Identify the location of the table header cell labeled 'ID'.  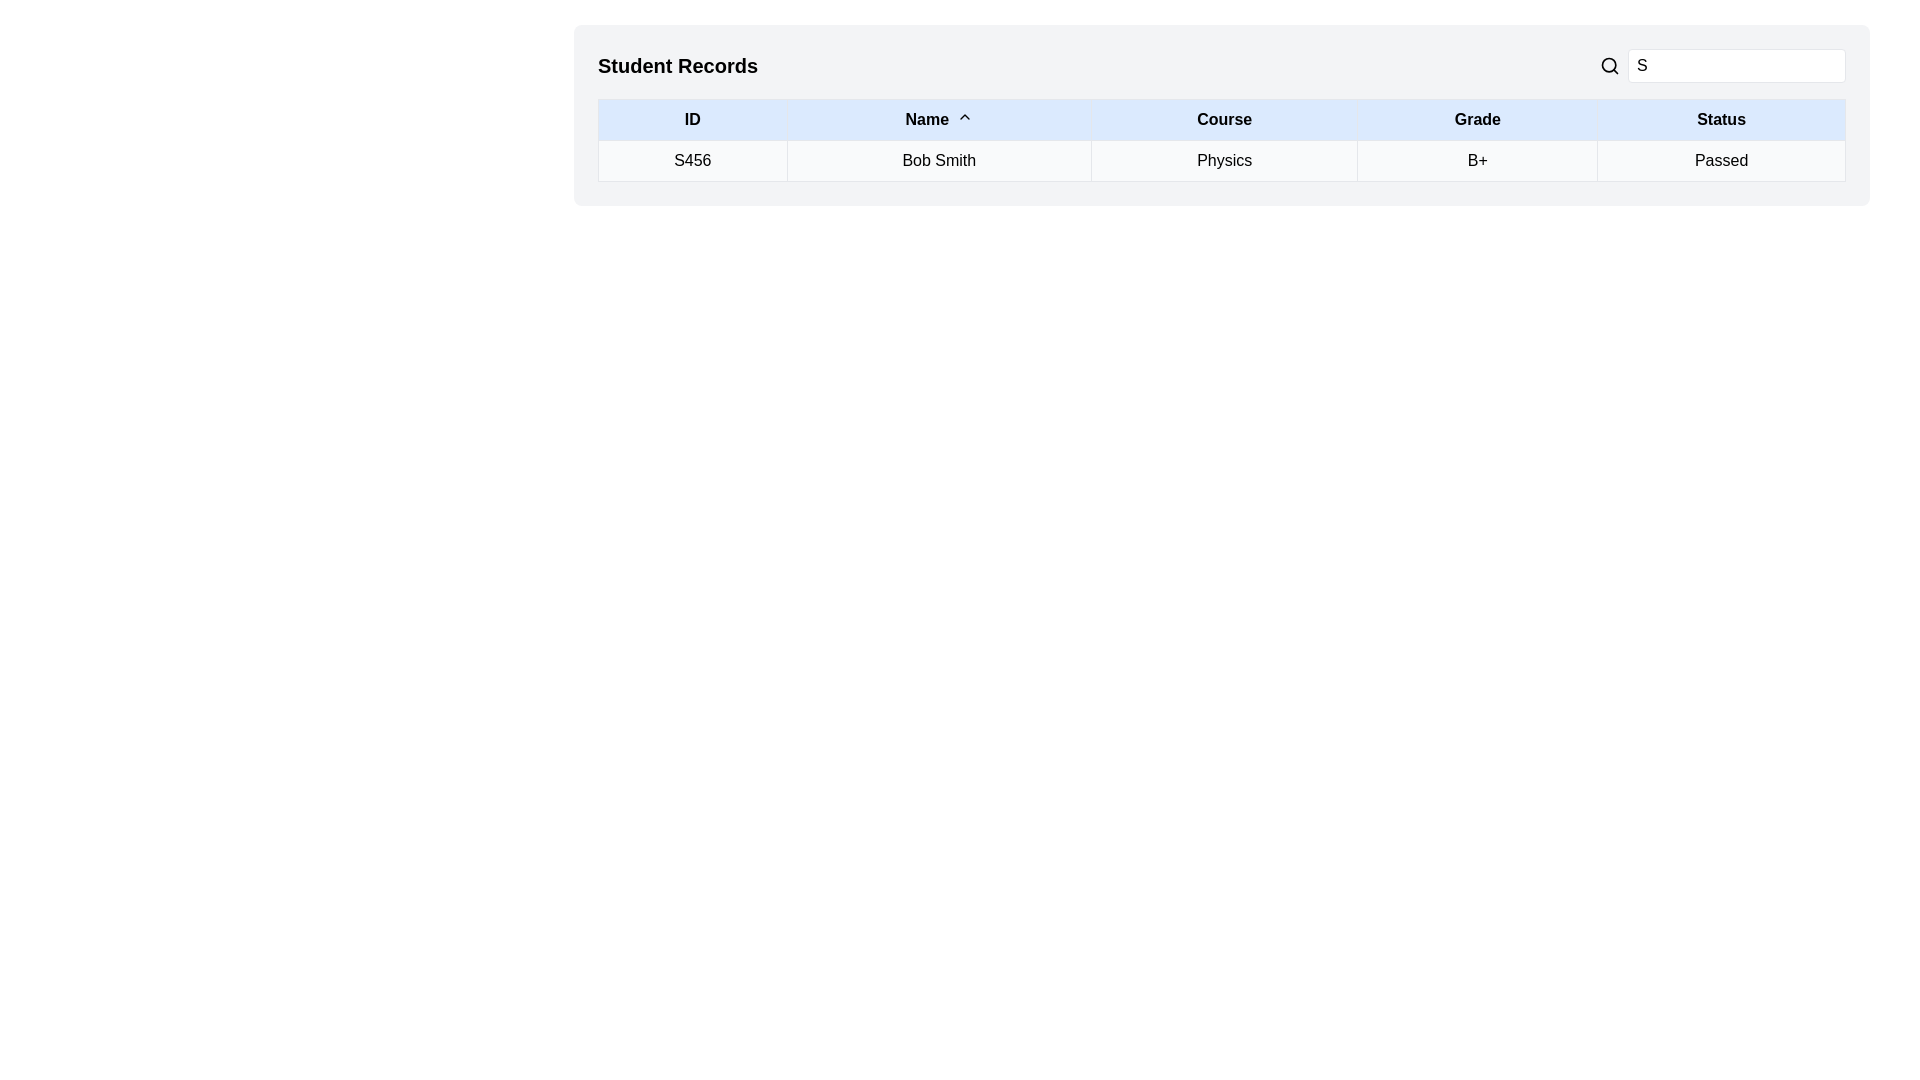
(692, 119).